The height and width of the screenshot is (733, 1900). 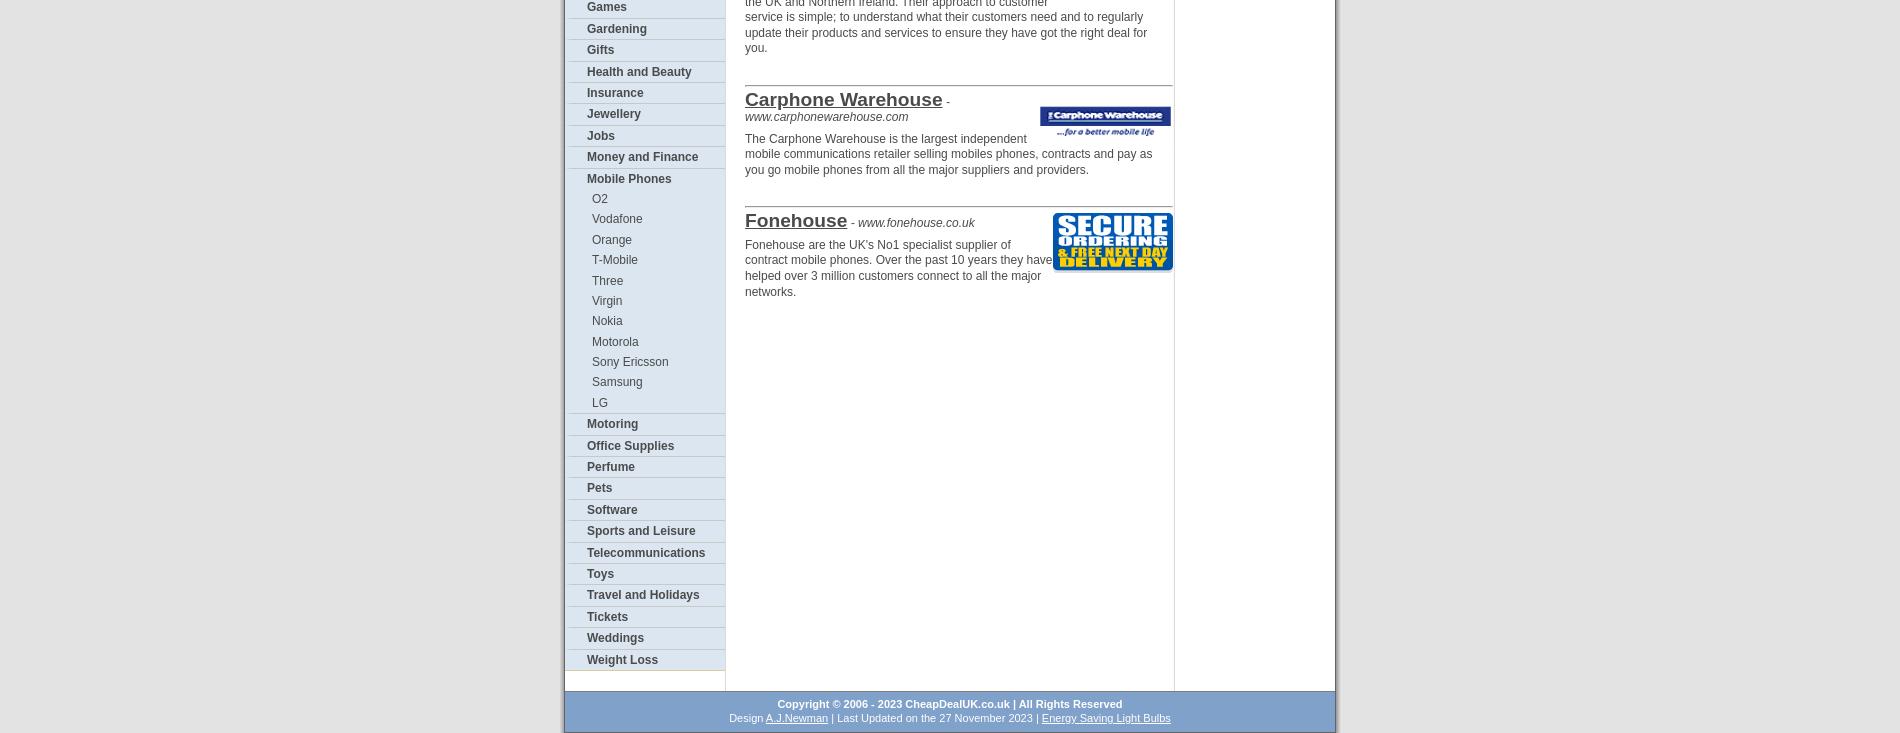 I want to click on 'Tickets', so click(x=607, y=615).